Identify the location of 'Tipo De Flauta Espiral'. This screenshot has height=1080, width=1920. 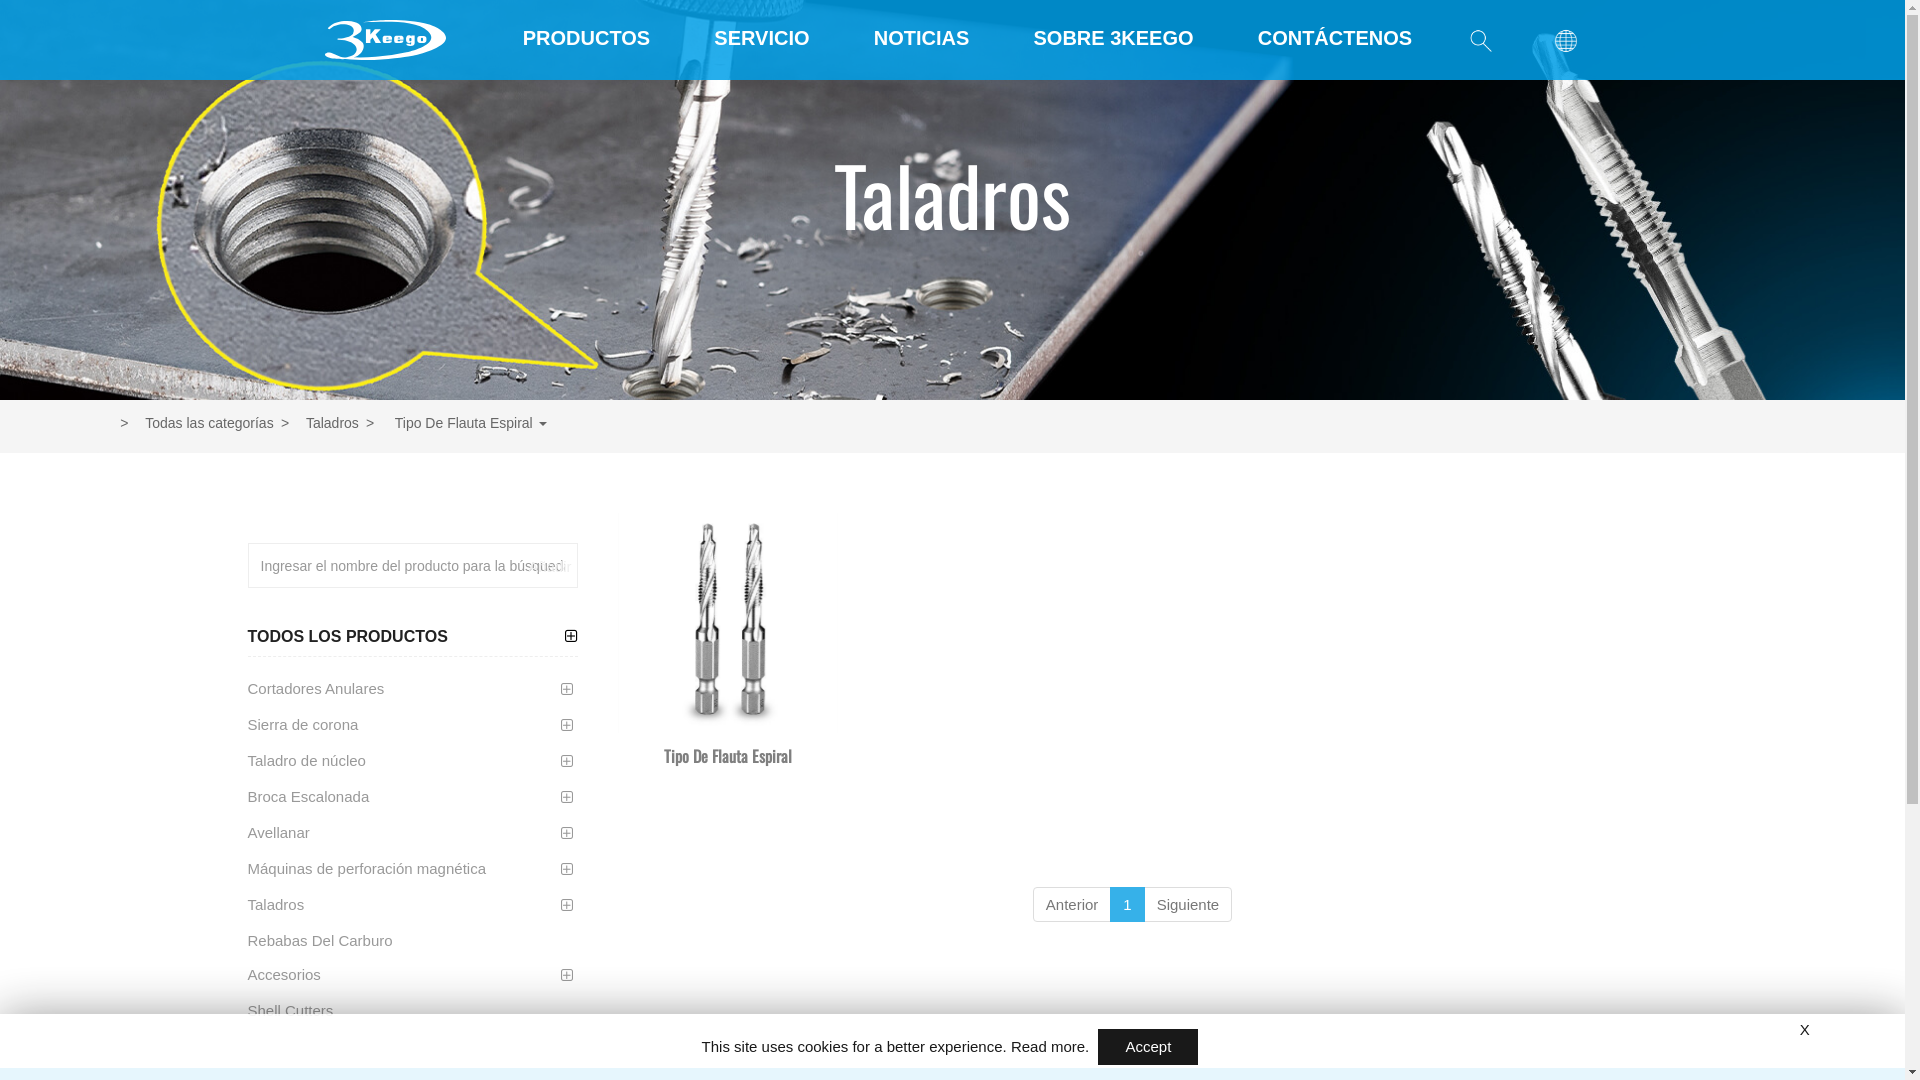
(727, 756).